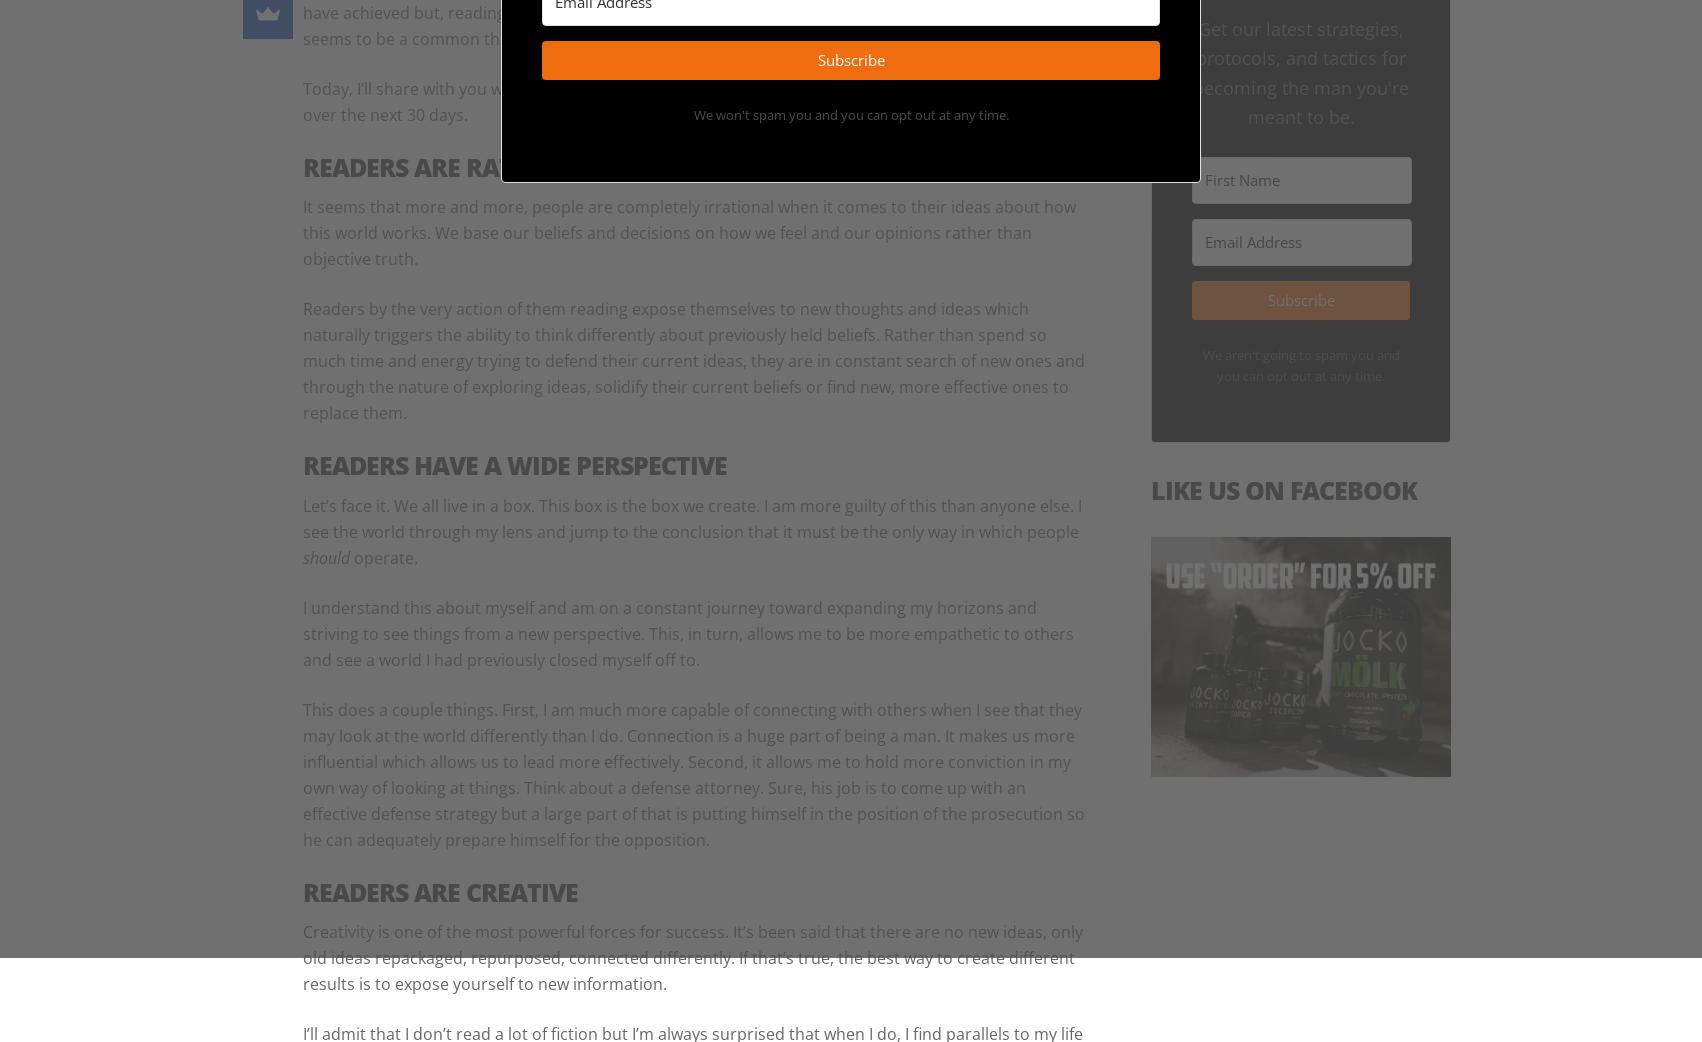  What do you see at coordinates (1282, 489) in the screenshot?
I see `'Like Us On Facebook'` at bounding box center [1282, 489].